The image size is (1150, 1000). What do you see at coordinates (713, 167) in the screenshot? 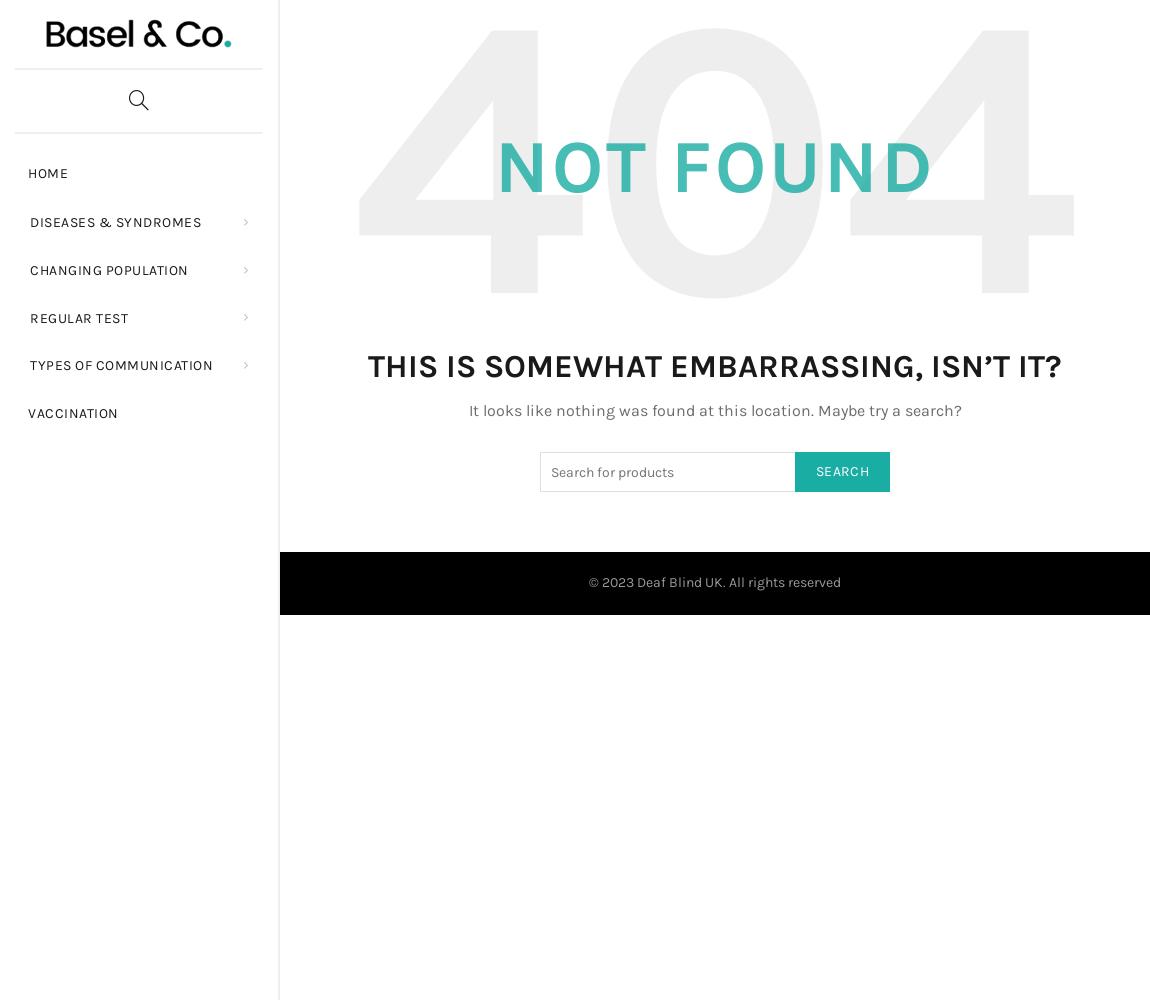
I see `'Not Found'` at bounding box center [713, 167].